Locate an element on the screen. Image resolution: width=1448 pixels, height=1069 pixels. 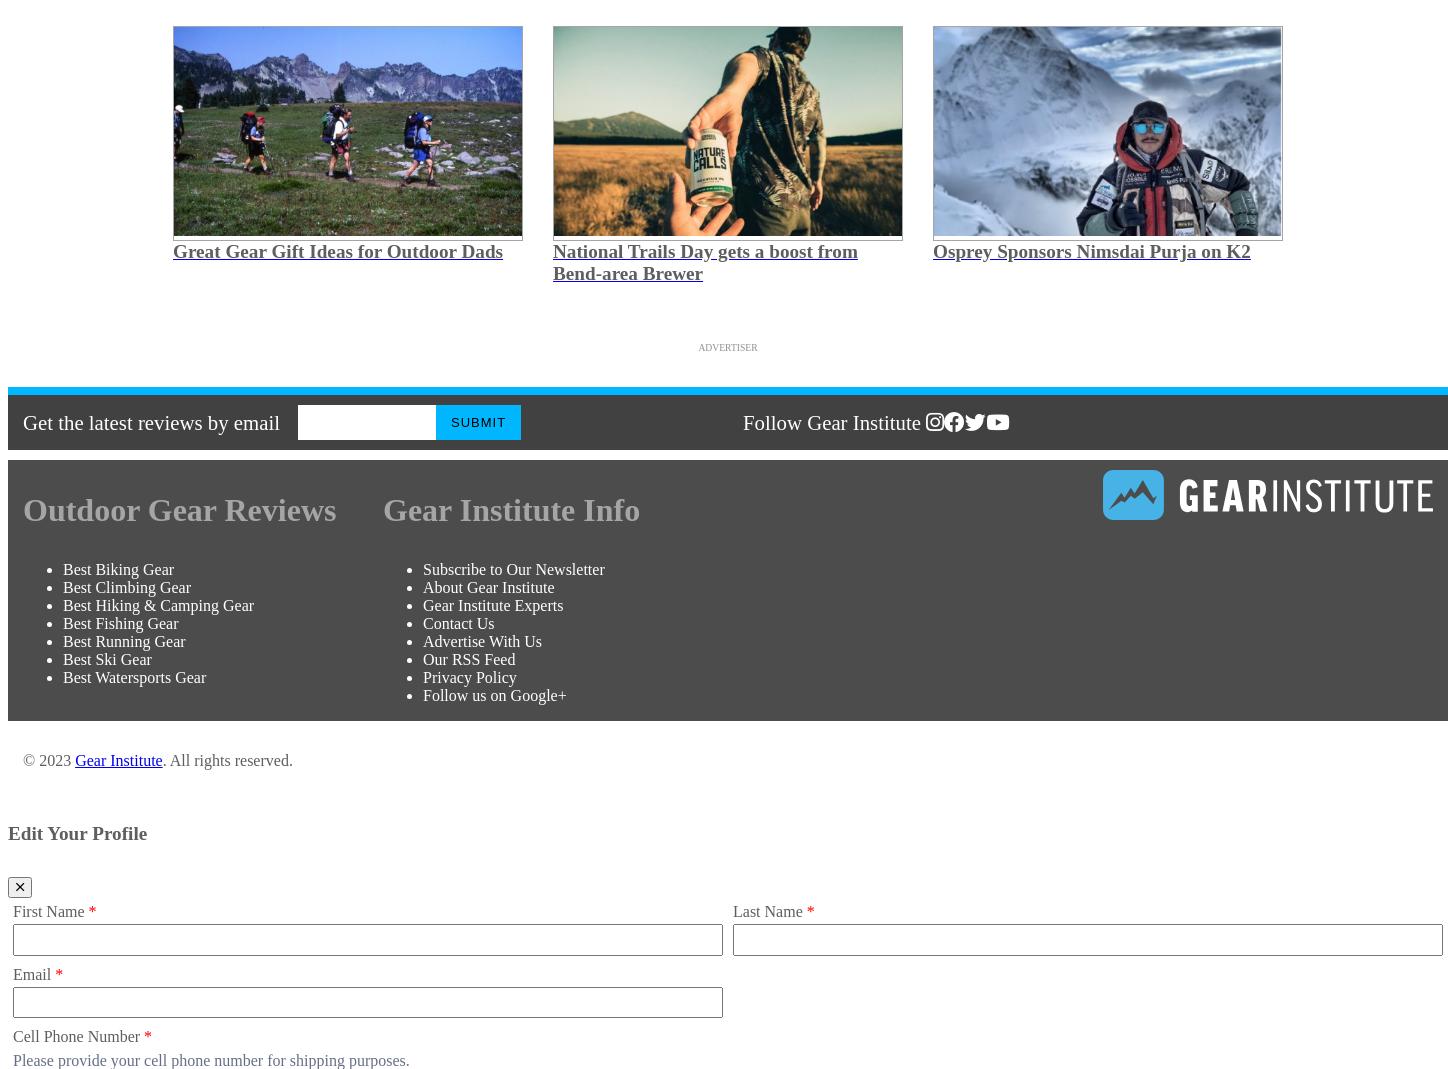
'Advertise With Us' is located at coordinates (481, 640).